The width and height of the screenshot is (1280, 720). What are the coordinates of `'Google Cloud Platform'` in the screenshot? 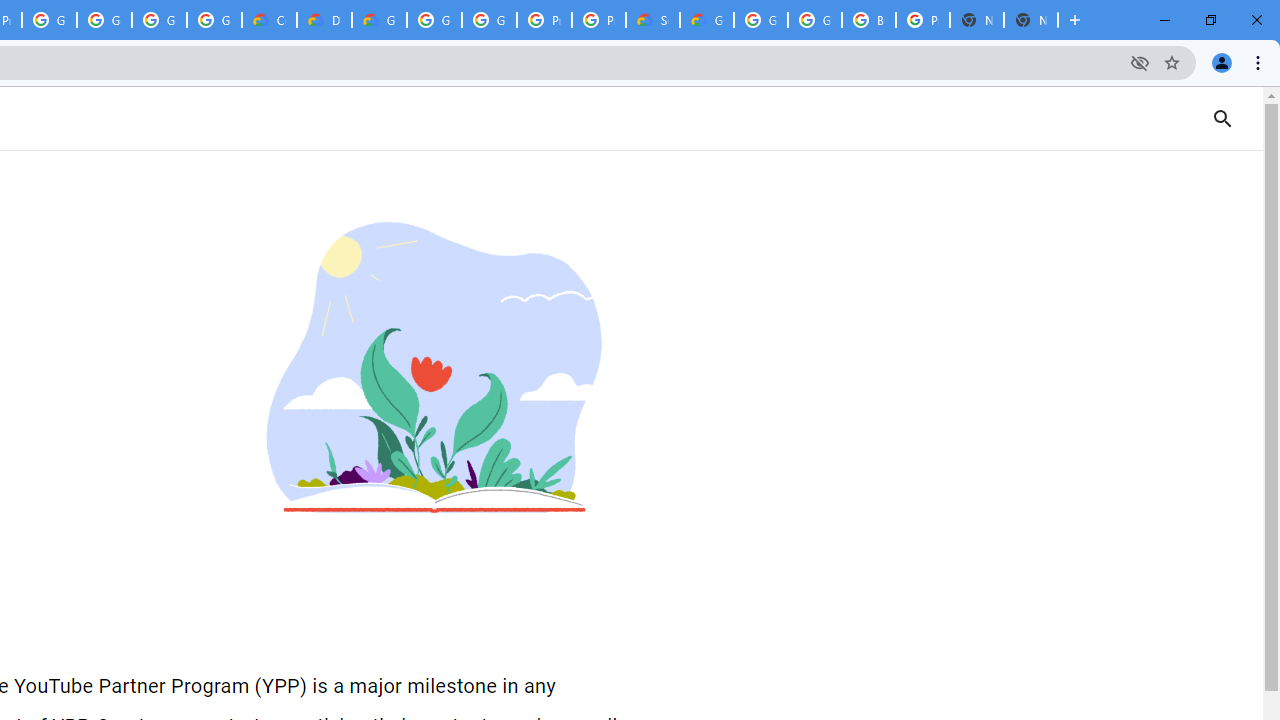 It's located at (489, 20).